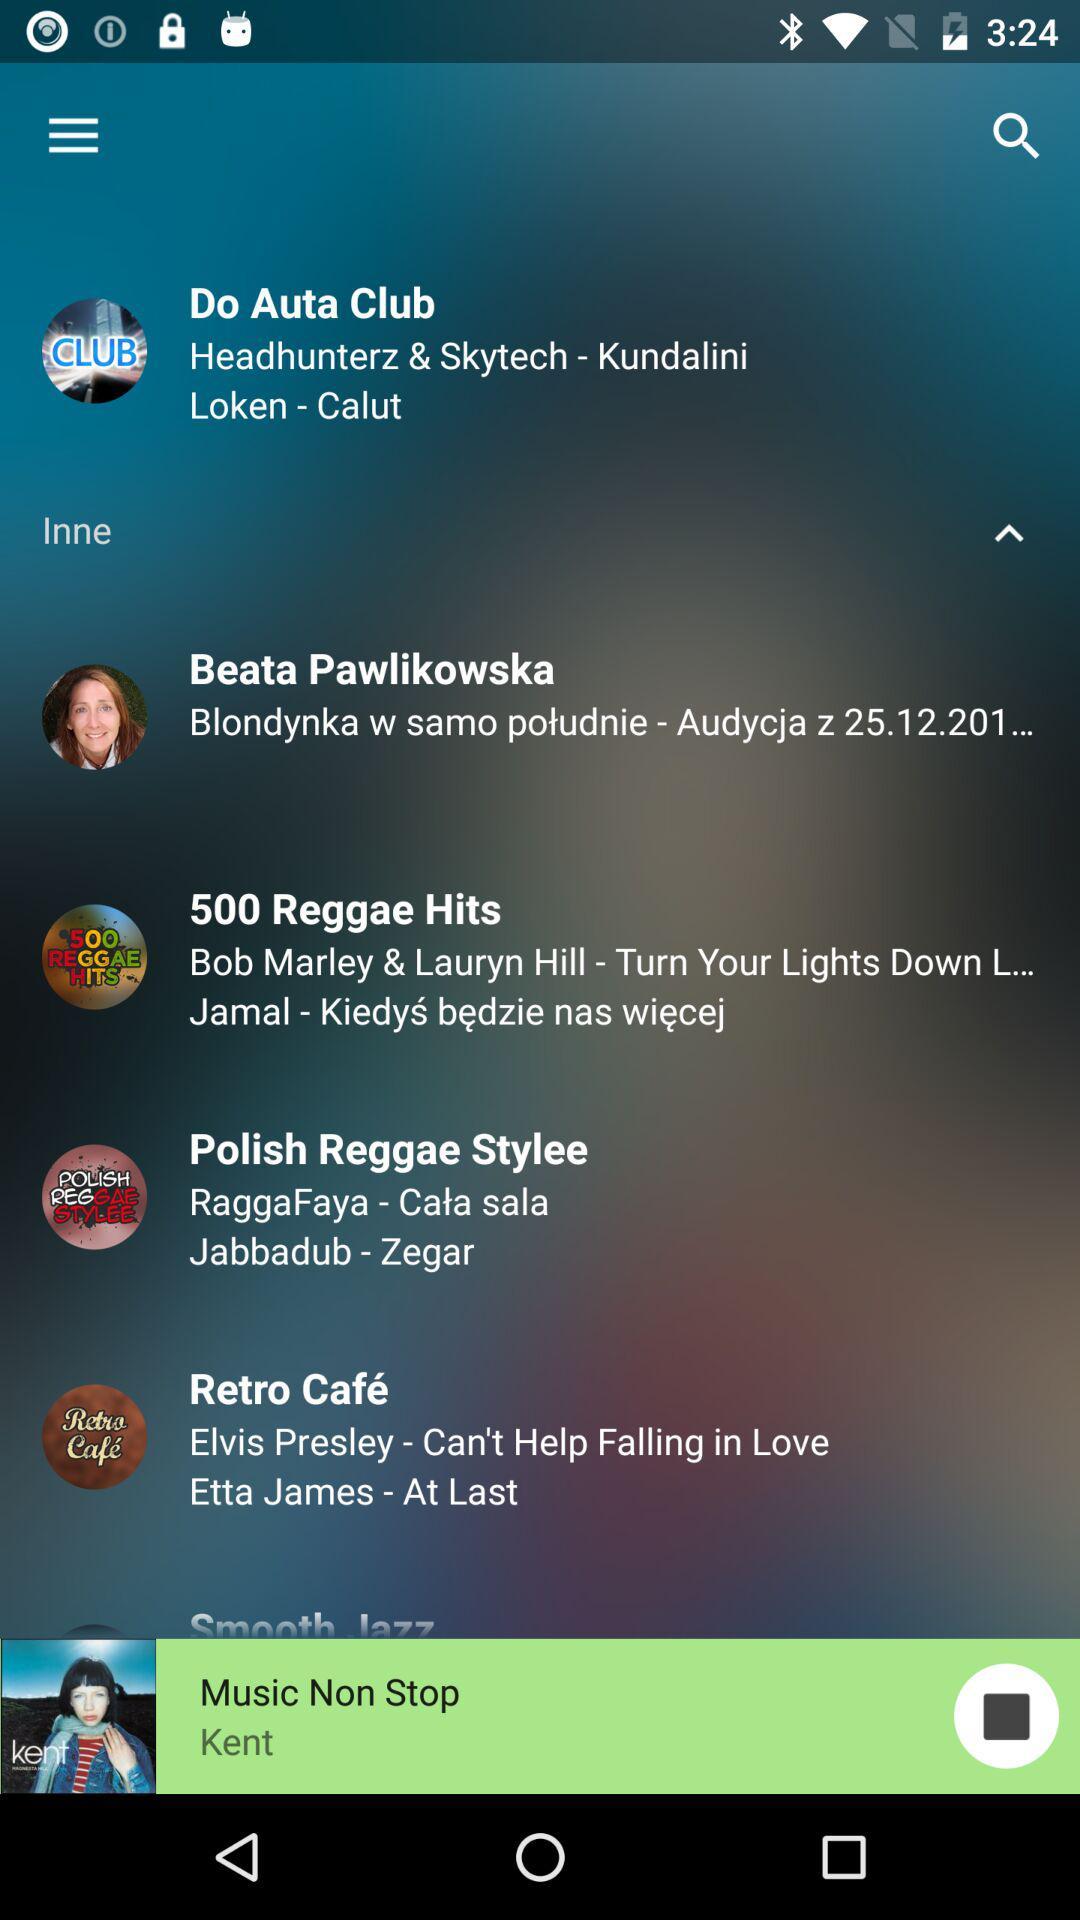  What do you see at coordinates (94, 717) in the screenshot?
I see `the image below inne` at bounding box center [94, 717].